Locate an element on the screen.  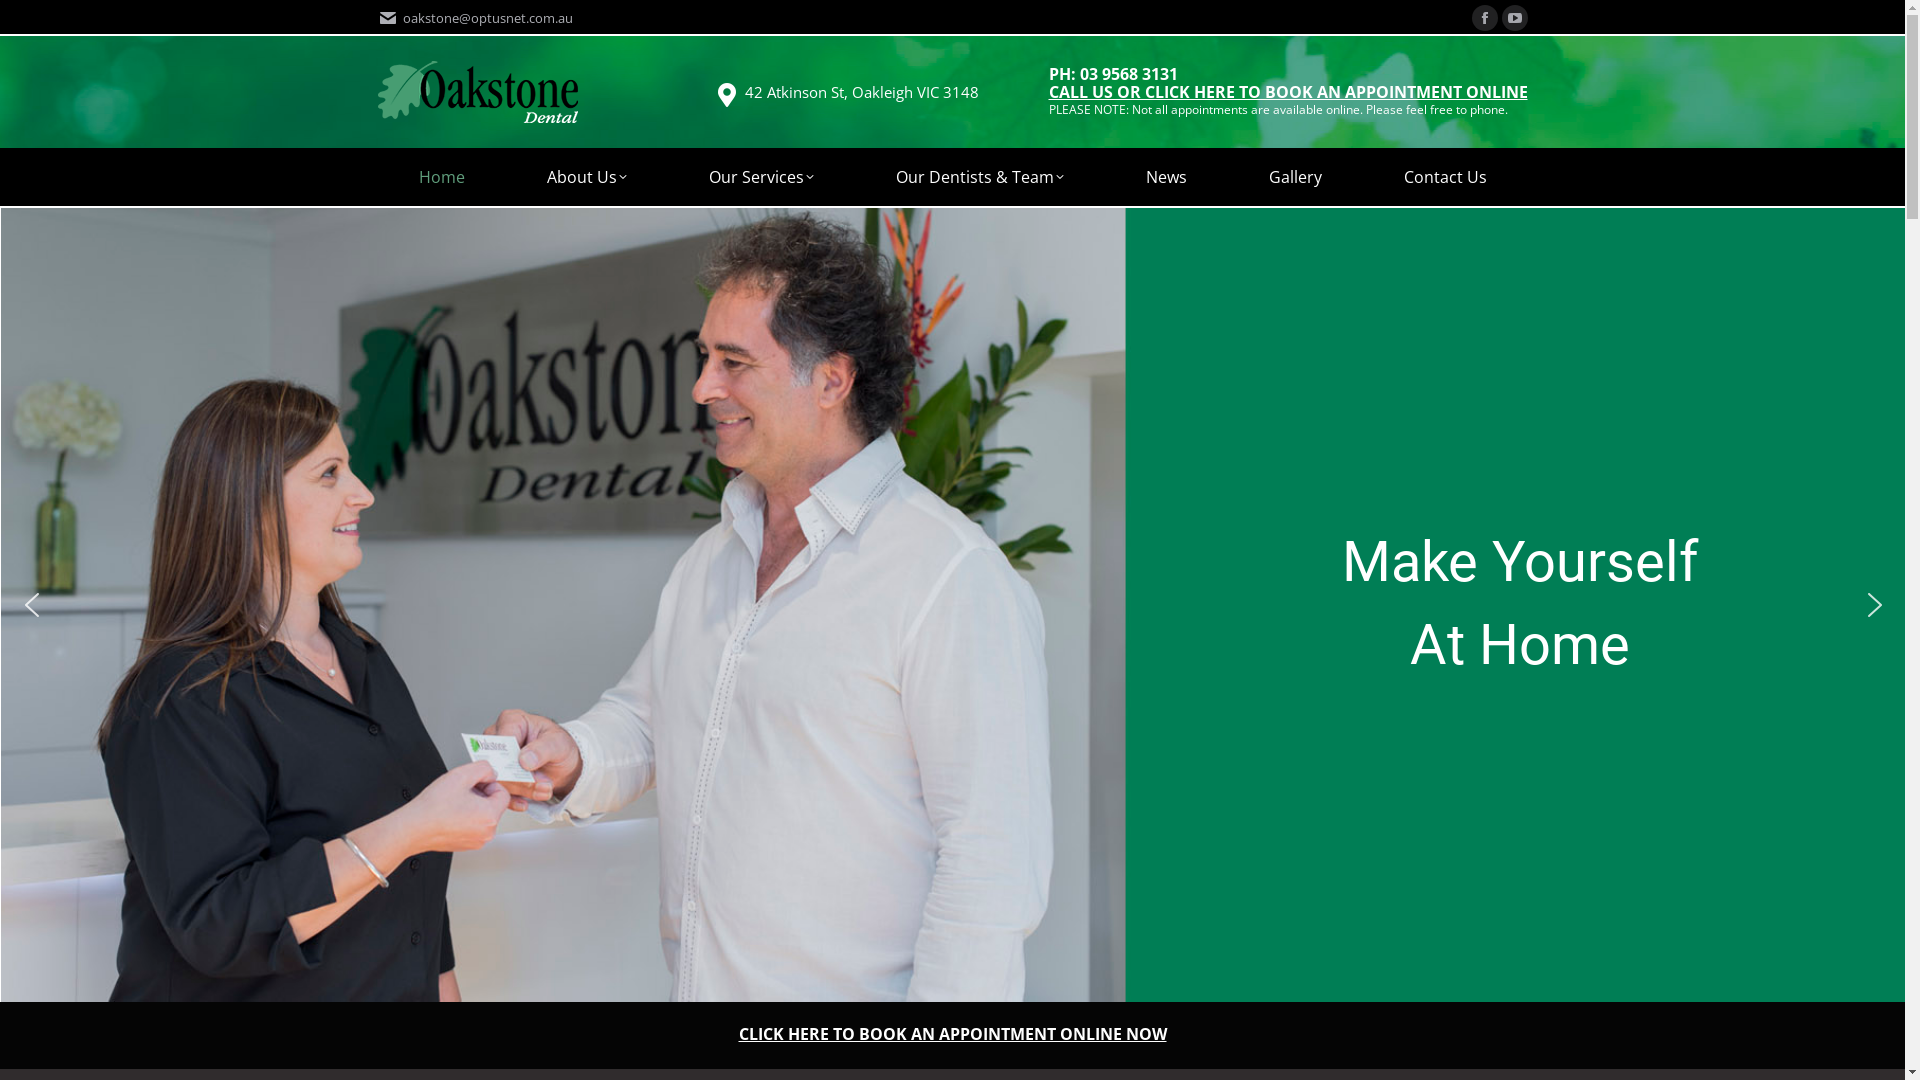
'Facebook page opens in new window' is located at coordinates (1484, 18).